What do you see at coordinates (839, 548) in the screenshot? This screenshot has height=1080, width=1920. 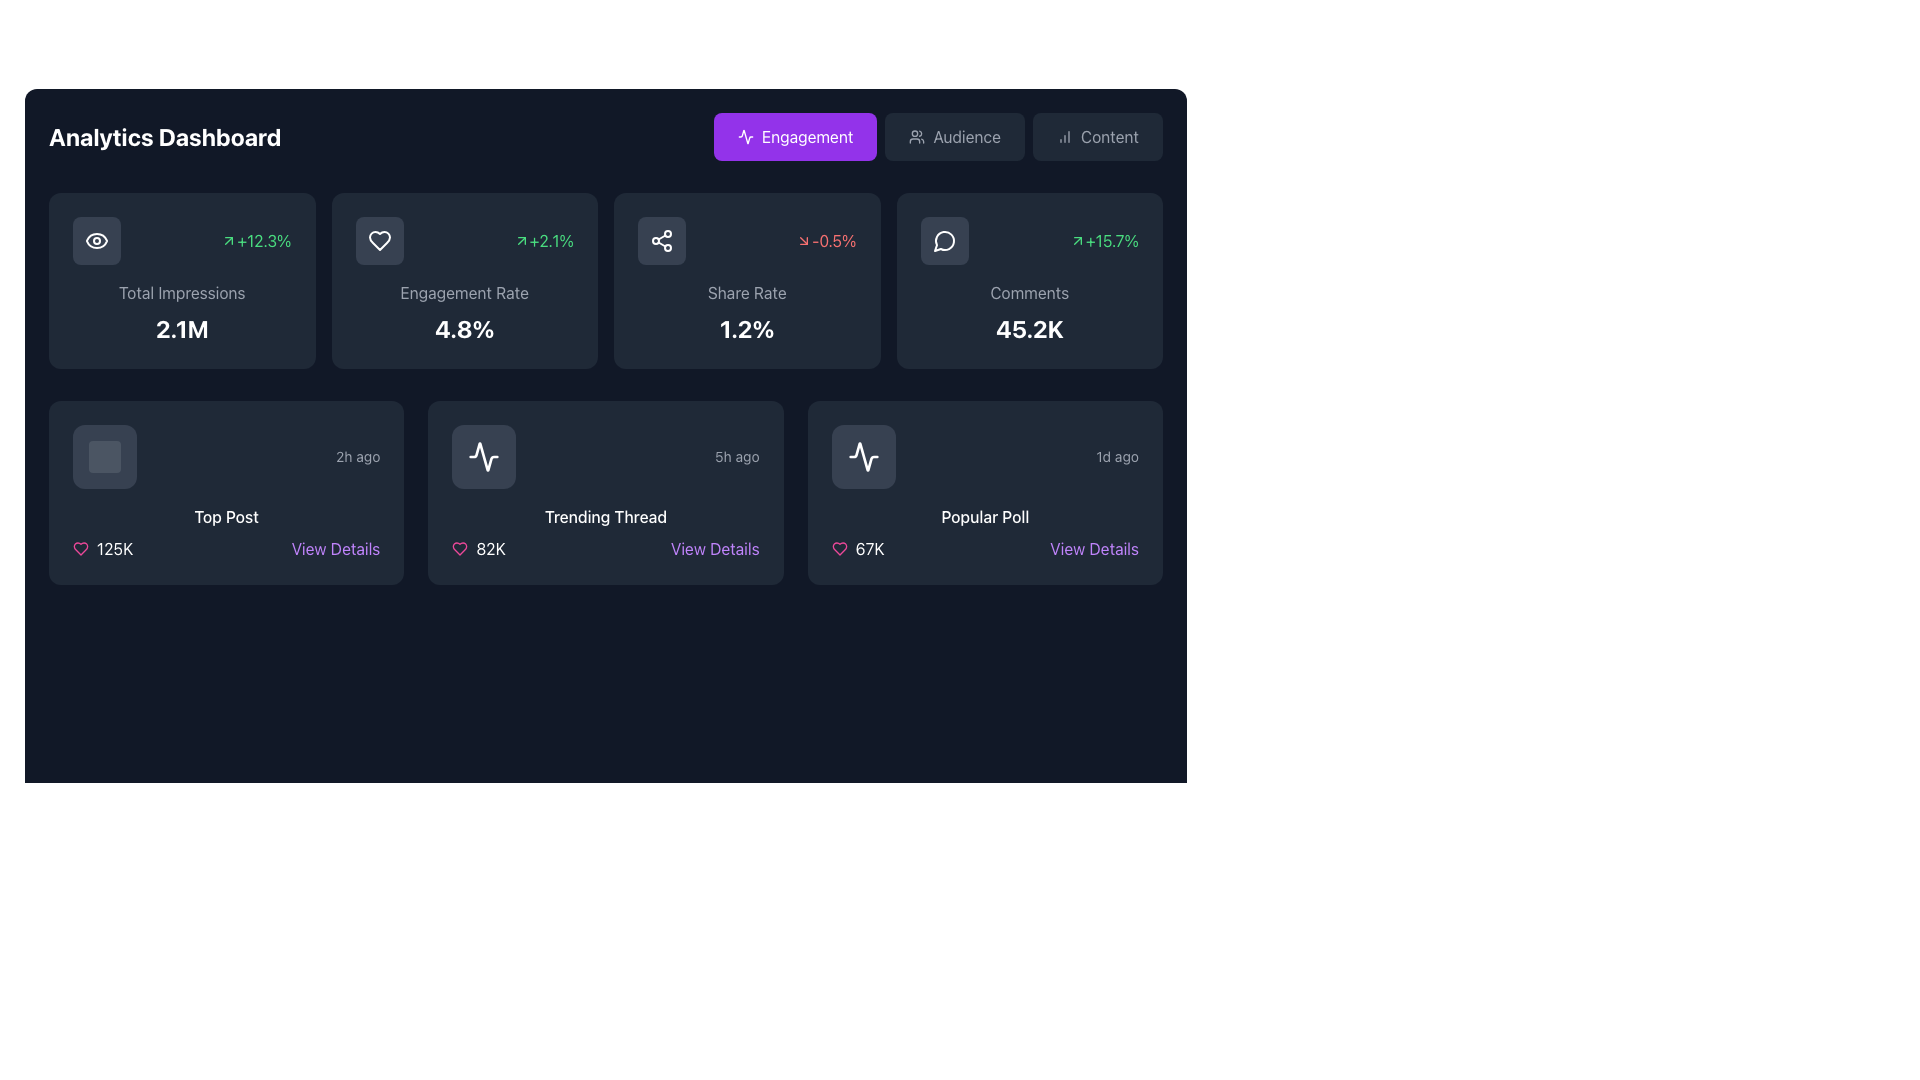 I see `the pink heart icon located to the left of the text '67K' in the Popular Poll card for visual feedback` at bounding box center [839, 548].